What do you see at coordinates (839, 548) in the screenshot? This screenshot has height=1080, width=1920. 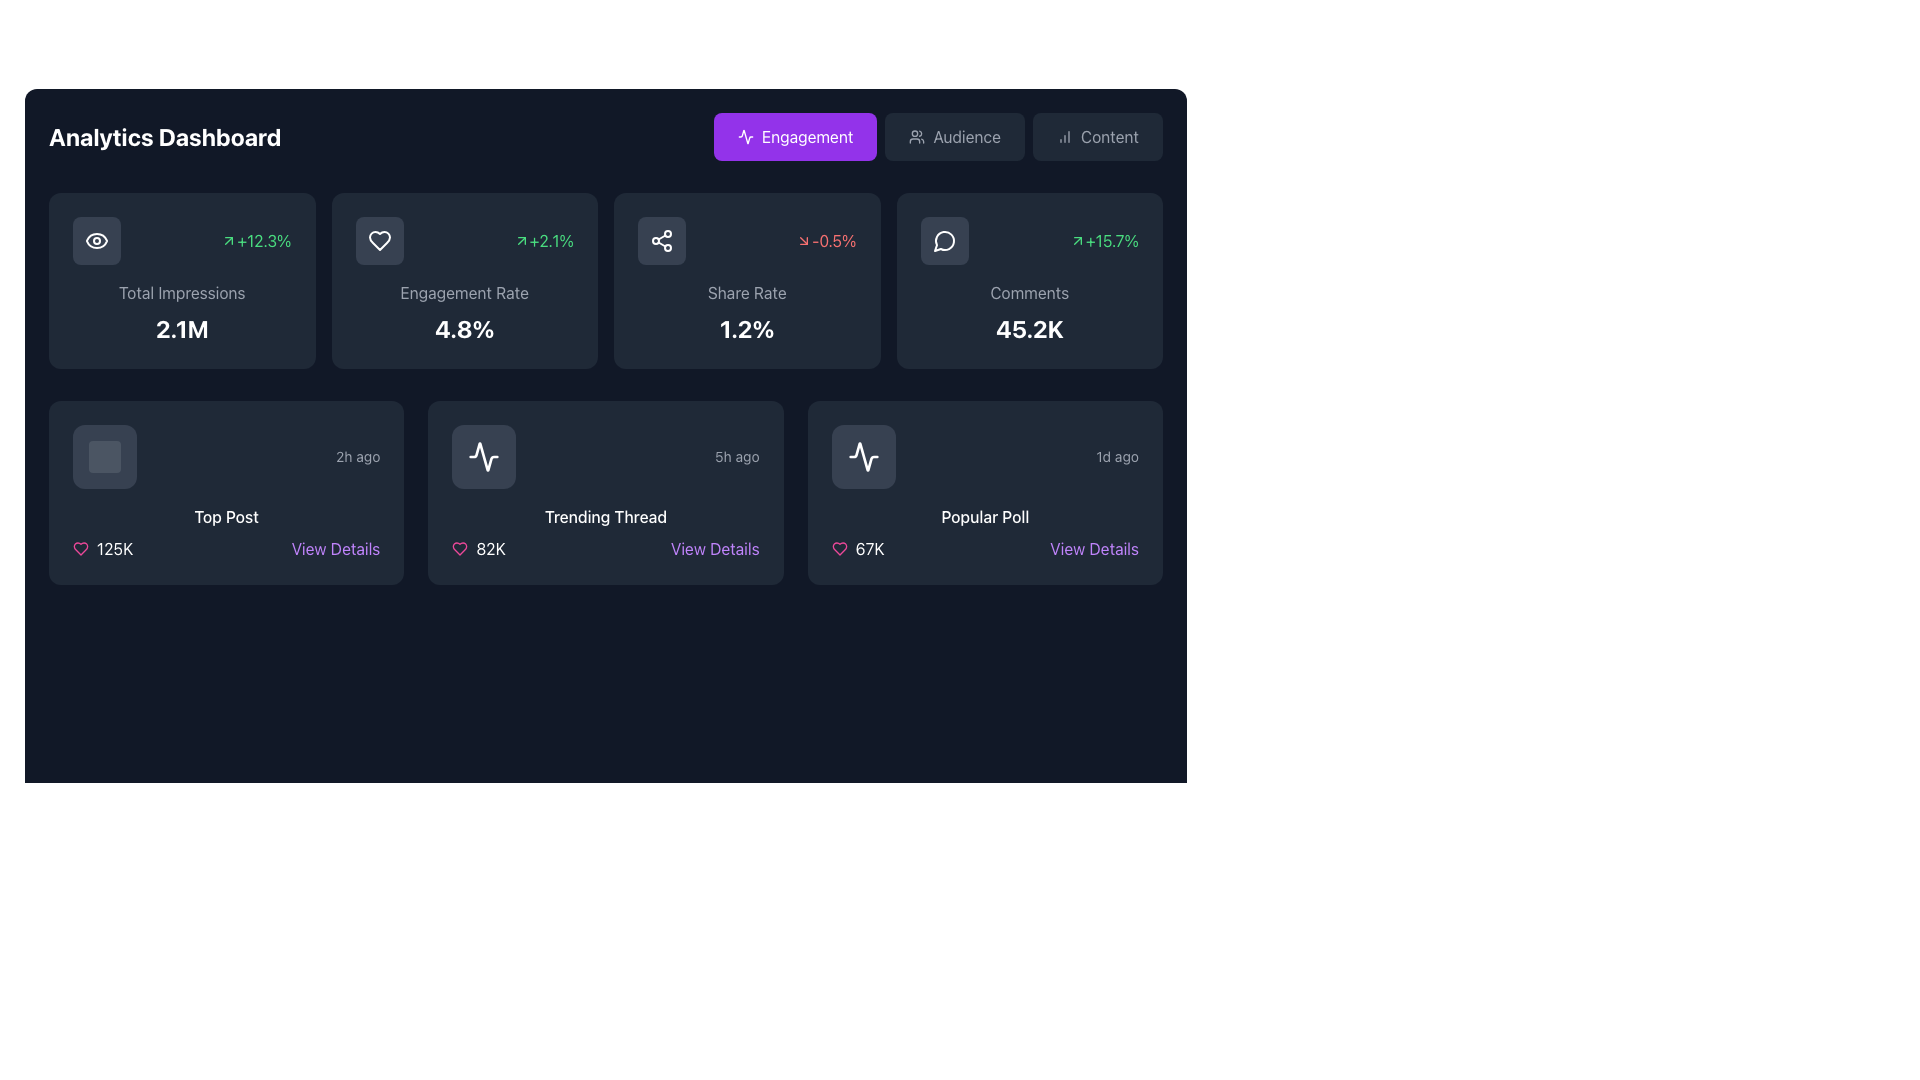 I see `the pink heart icon located to the left of the text '67K' in the Popular Poll card for visual feedback` at bounding box center [839, 548].